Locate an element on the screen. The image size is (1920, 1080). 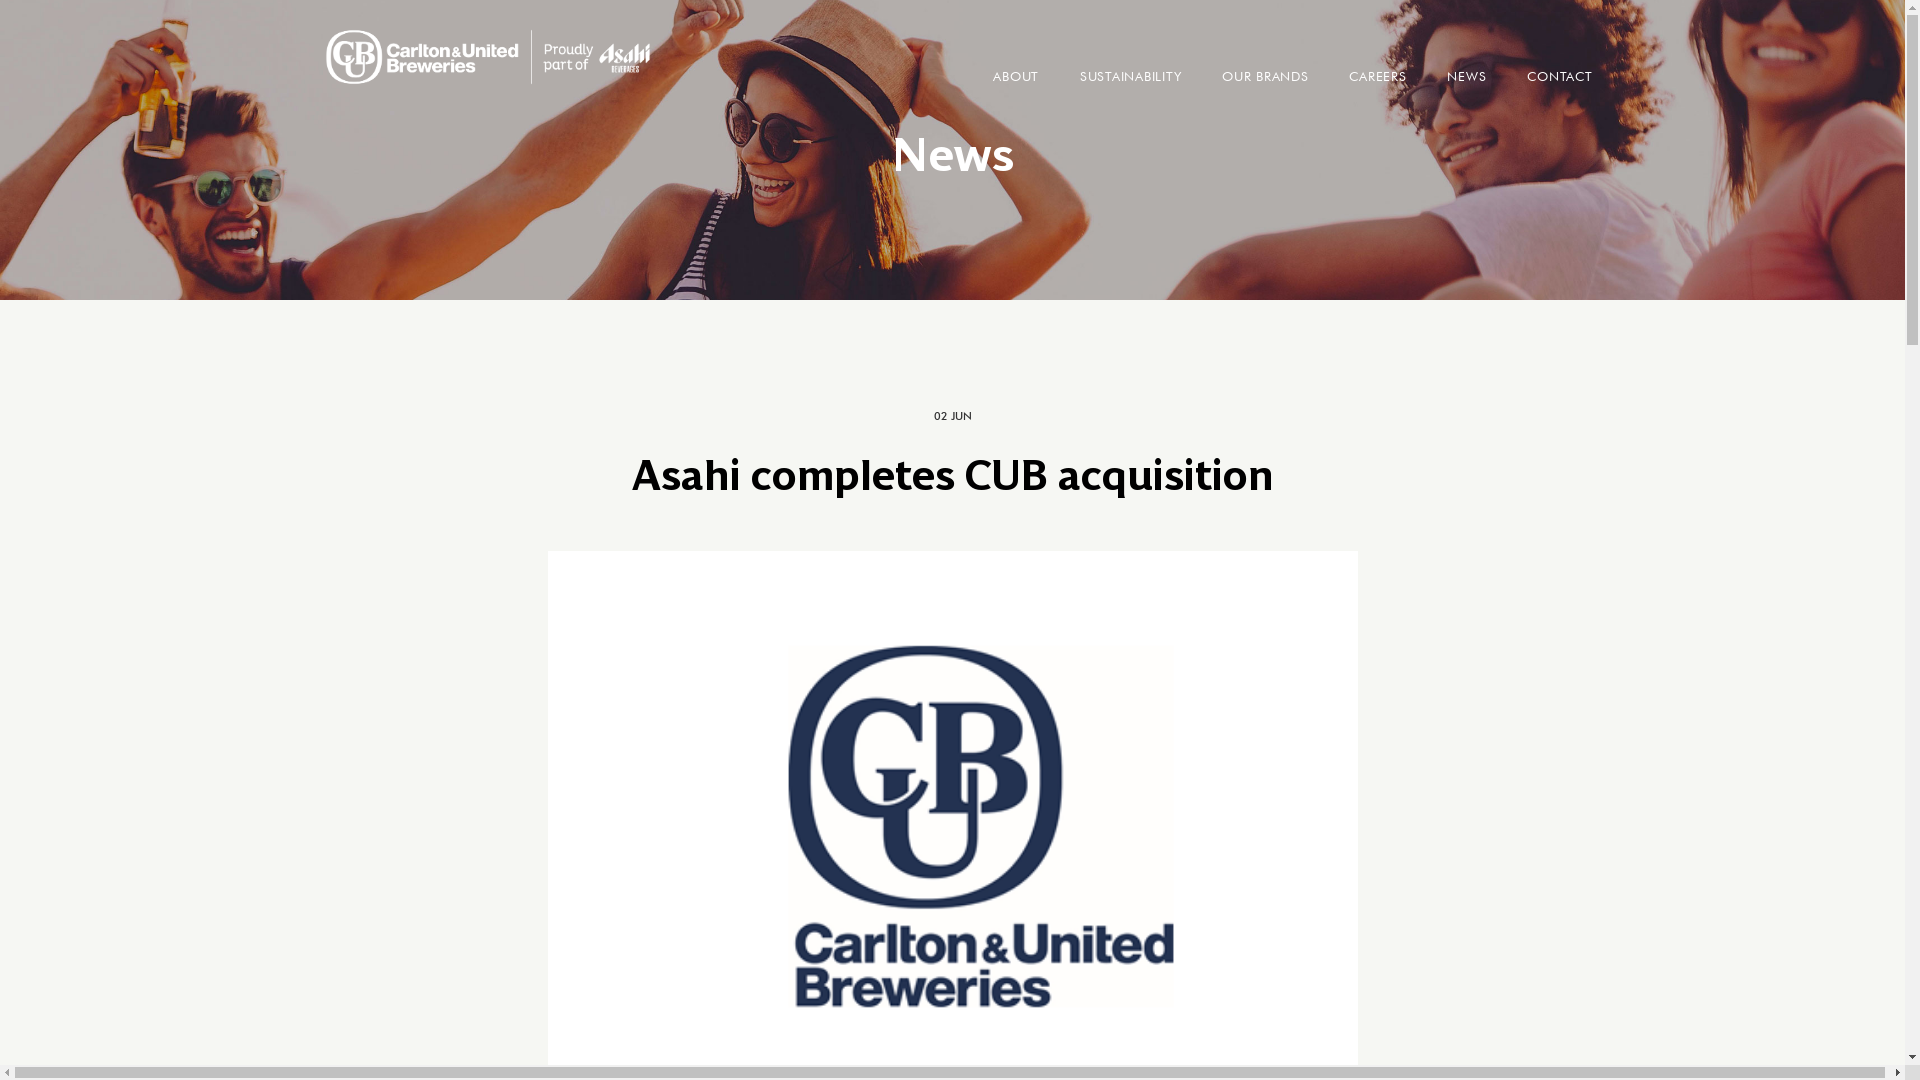
'CONTACT' is located at coordinates (1558, 83).